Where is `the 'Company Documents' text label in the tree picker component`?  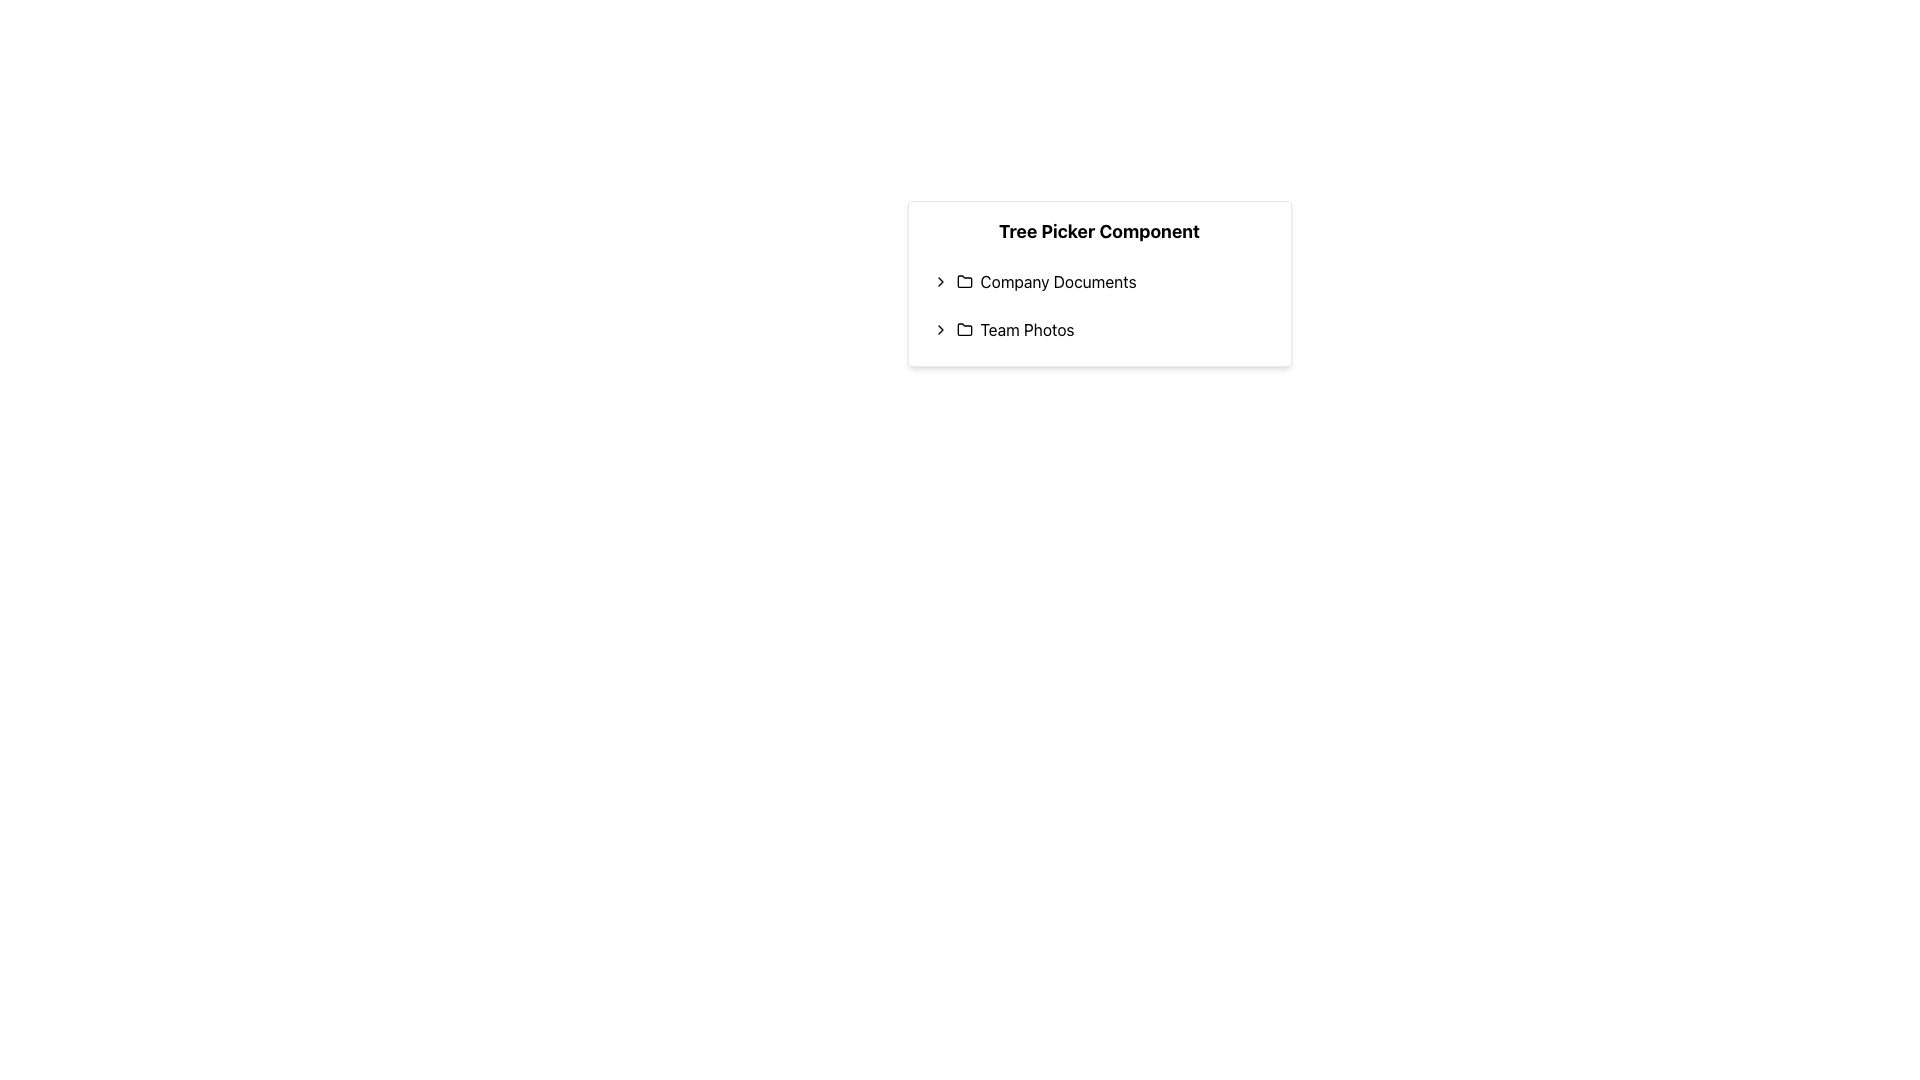
the 'Company Documents' text label in the tree picker component is located at coordinates (1057, 281).